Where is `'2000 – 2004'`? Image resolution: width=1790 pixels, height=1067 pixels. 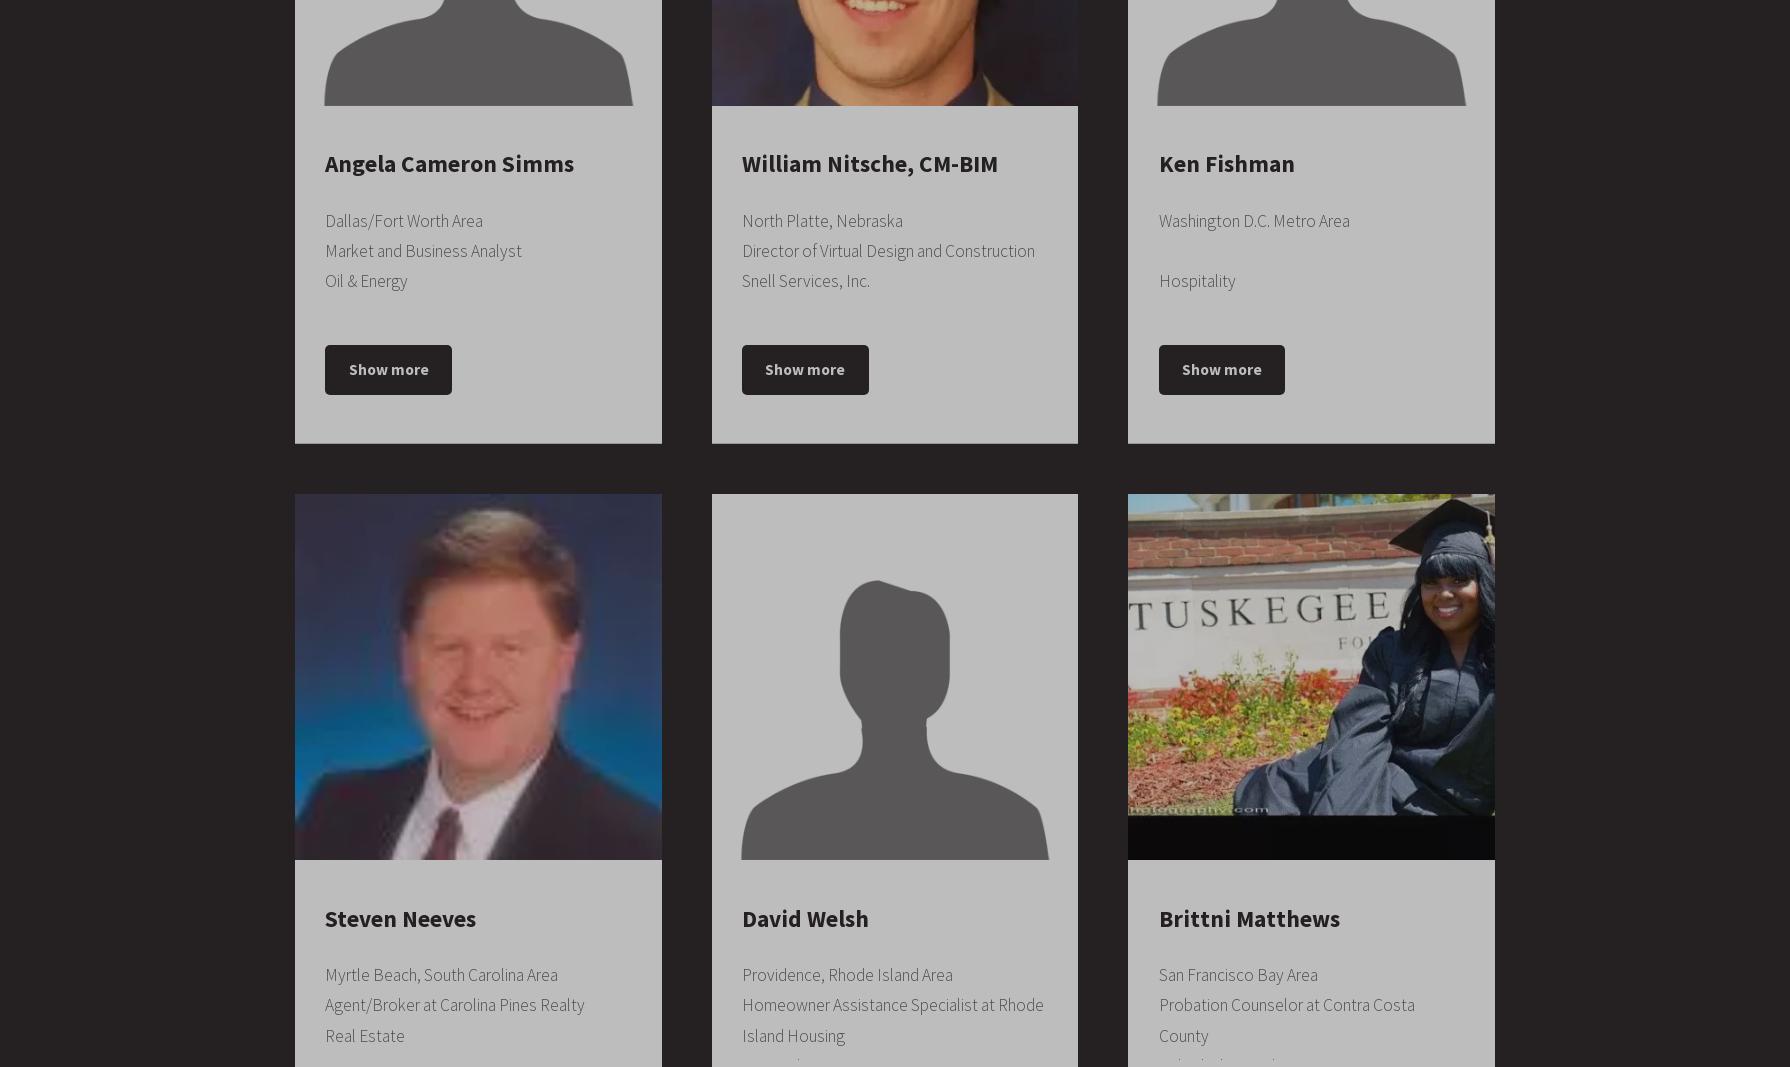
'2000 – 2004' is located at coordinates (900, 254).